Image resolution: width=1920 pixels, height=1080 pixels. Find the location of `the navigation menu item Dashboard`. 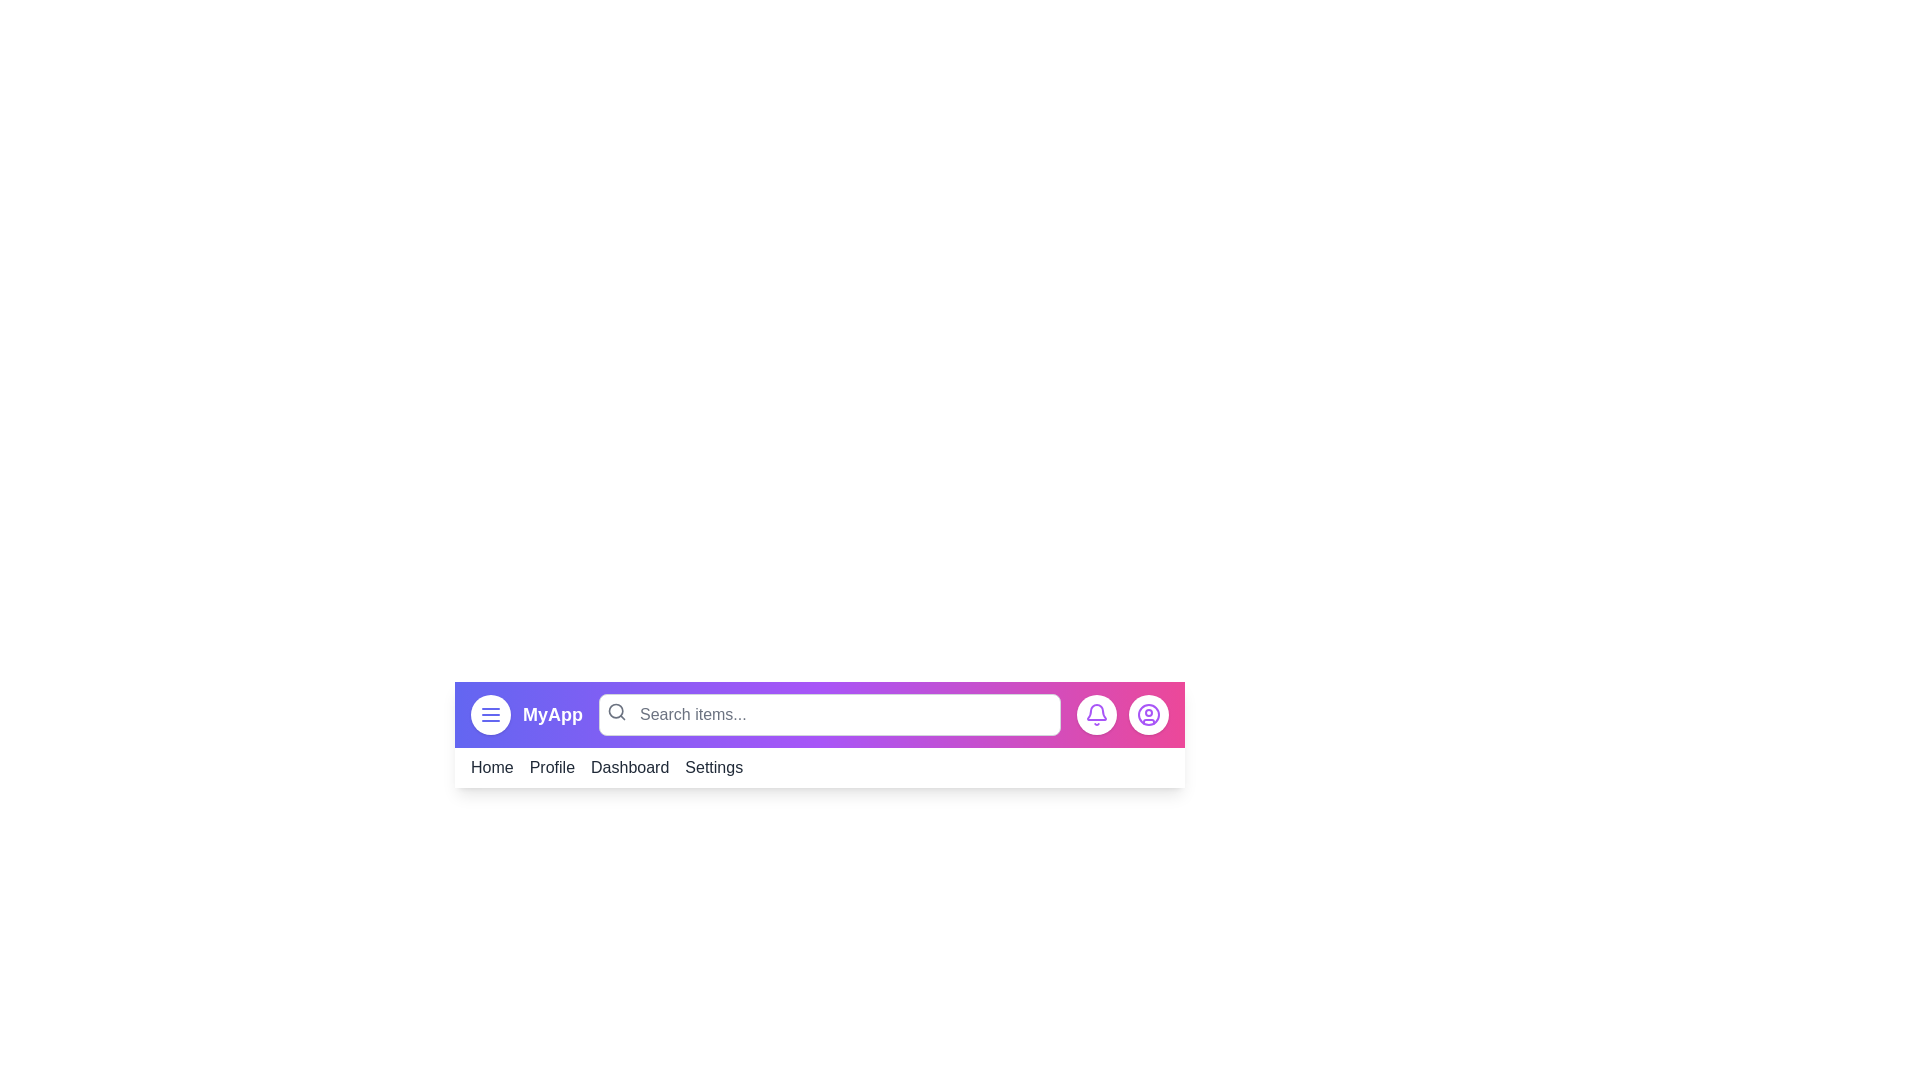

the navigation menu item Dashboard is located at coordinates (628, 766).